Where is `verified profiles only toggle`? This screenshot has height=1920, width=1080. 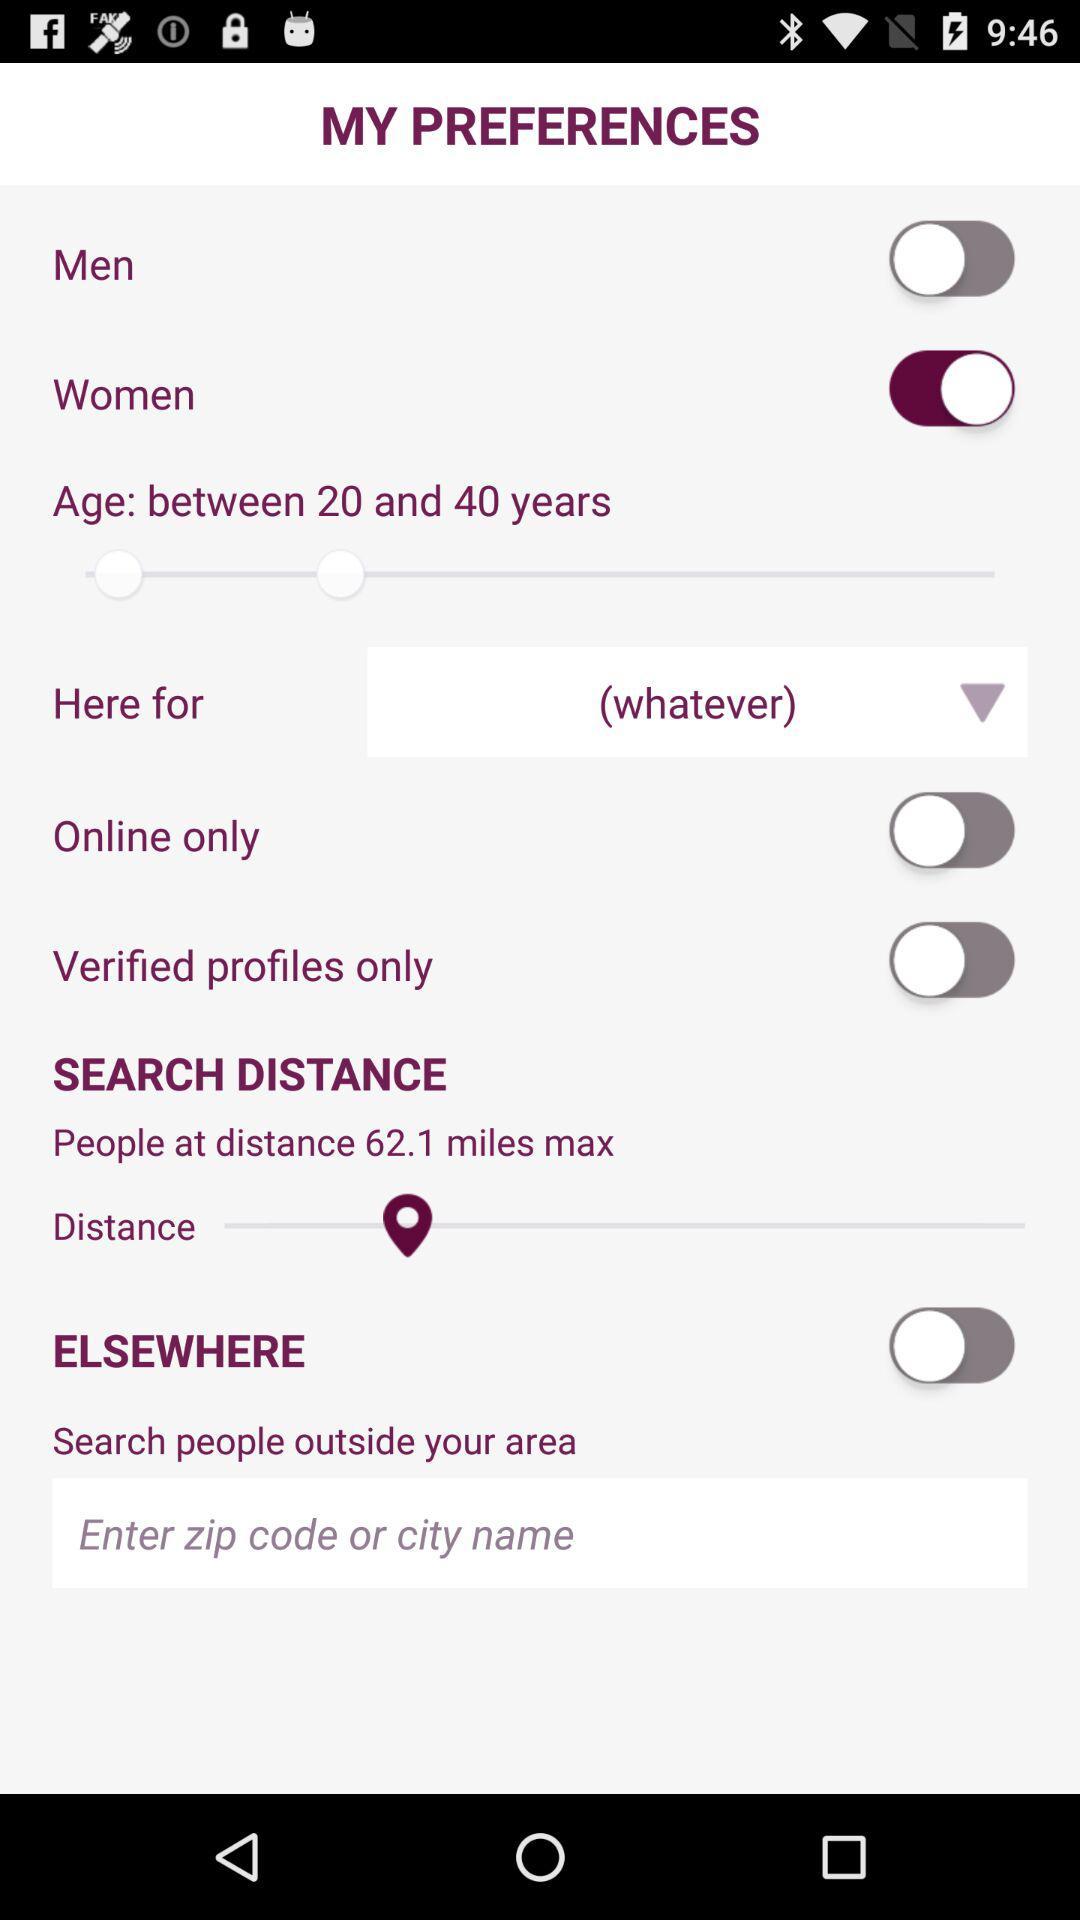
verified profiles only toggle is located at coordinates (952, 964).